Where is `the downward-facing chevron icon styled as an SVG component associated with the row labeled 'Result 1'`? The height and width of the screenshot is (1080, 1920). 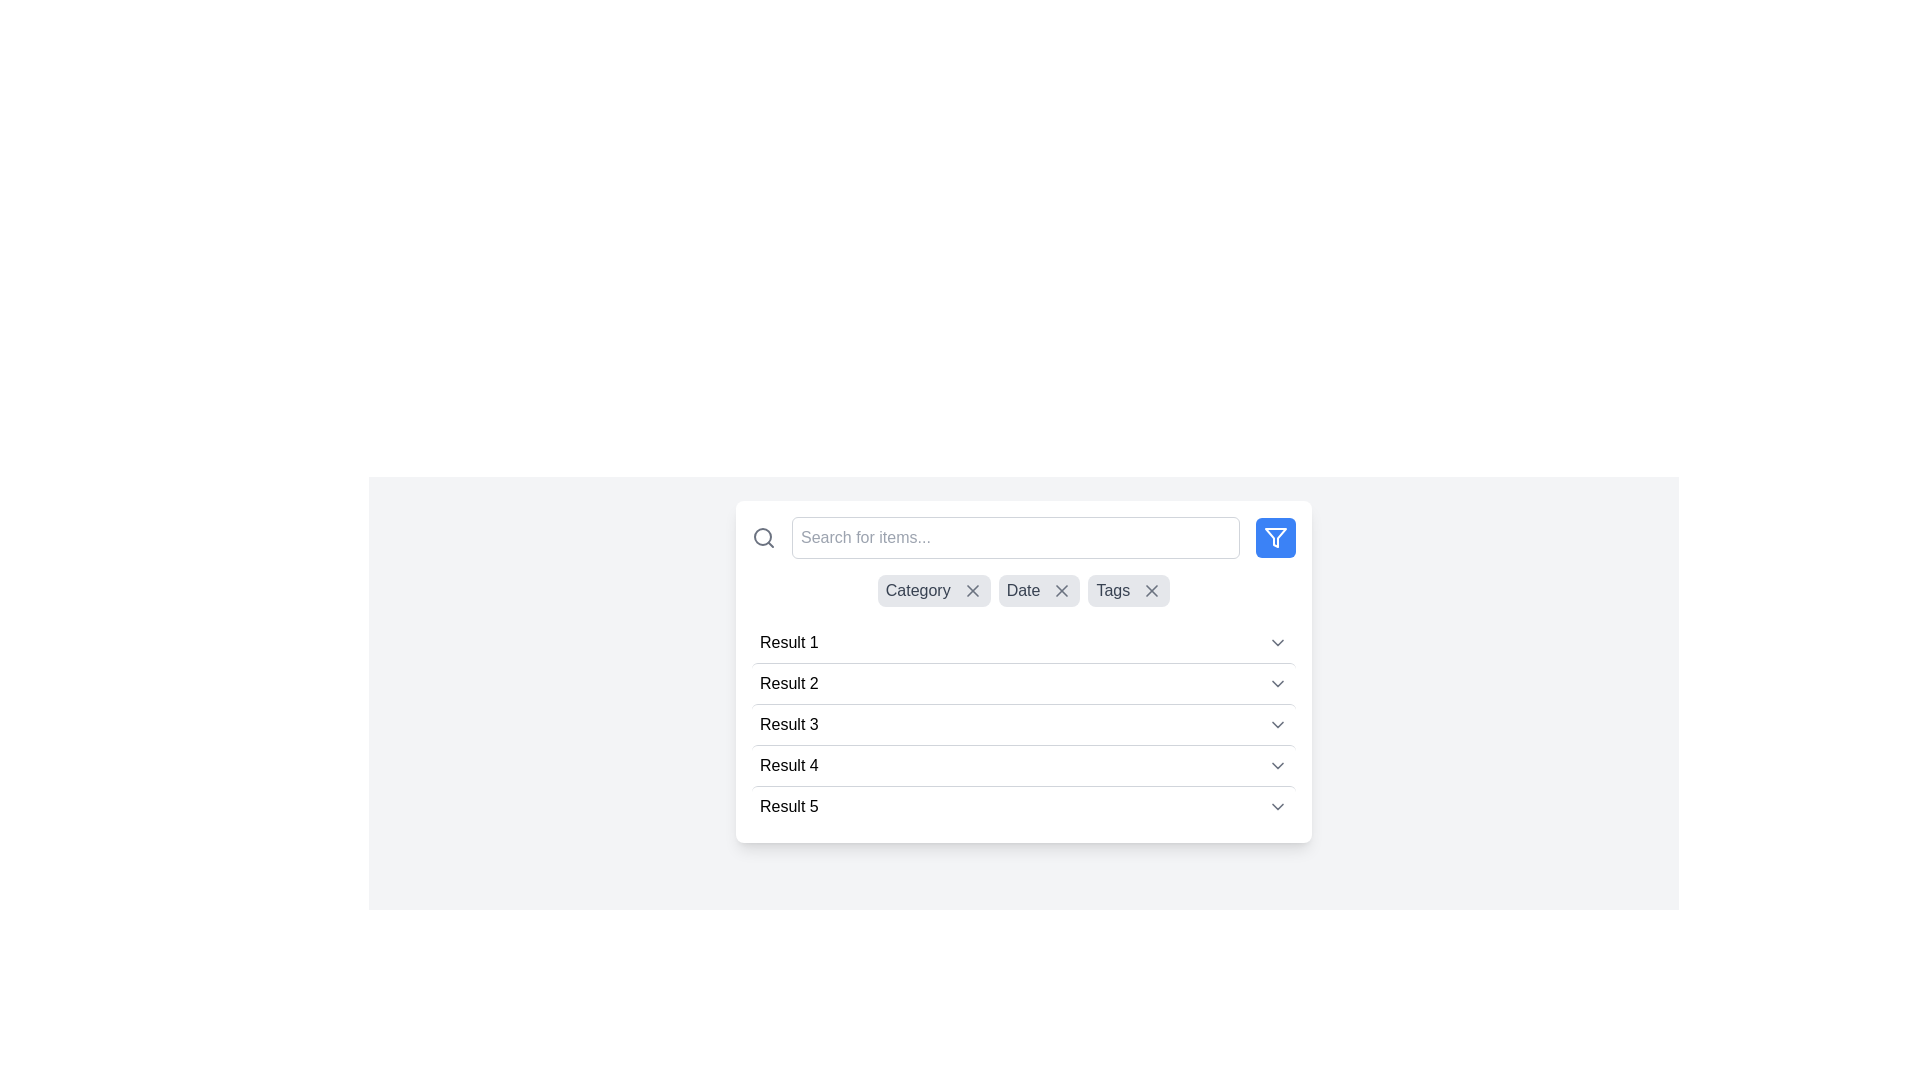
the downward-facing chevron icon styled as an SVG component associated with the row labeled 'Result 1' is located at coordinates (1276, 643).